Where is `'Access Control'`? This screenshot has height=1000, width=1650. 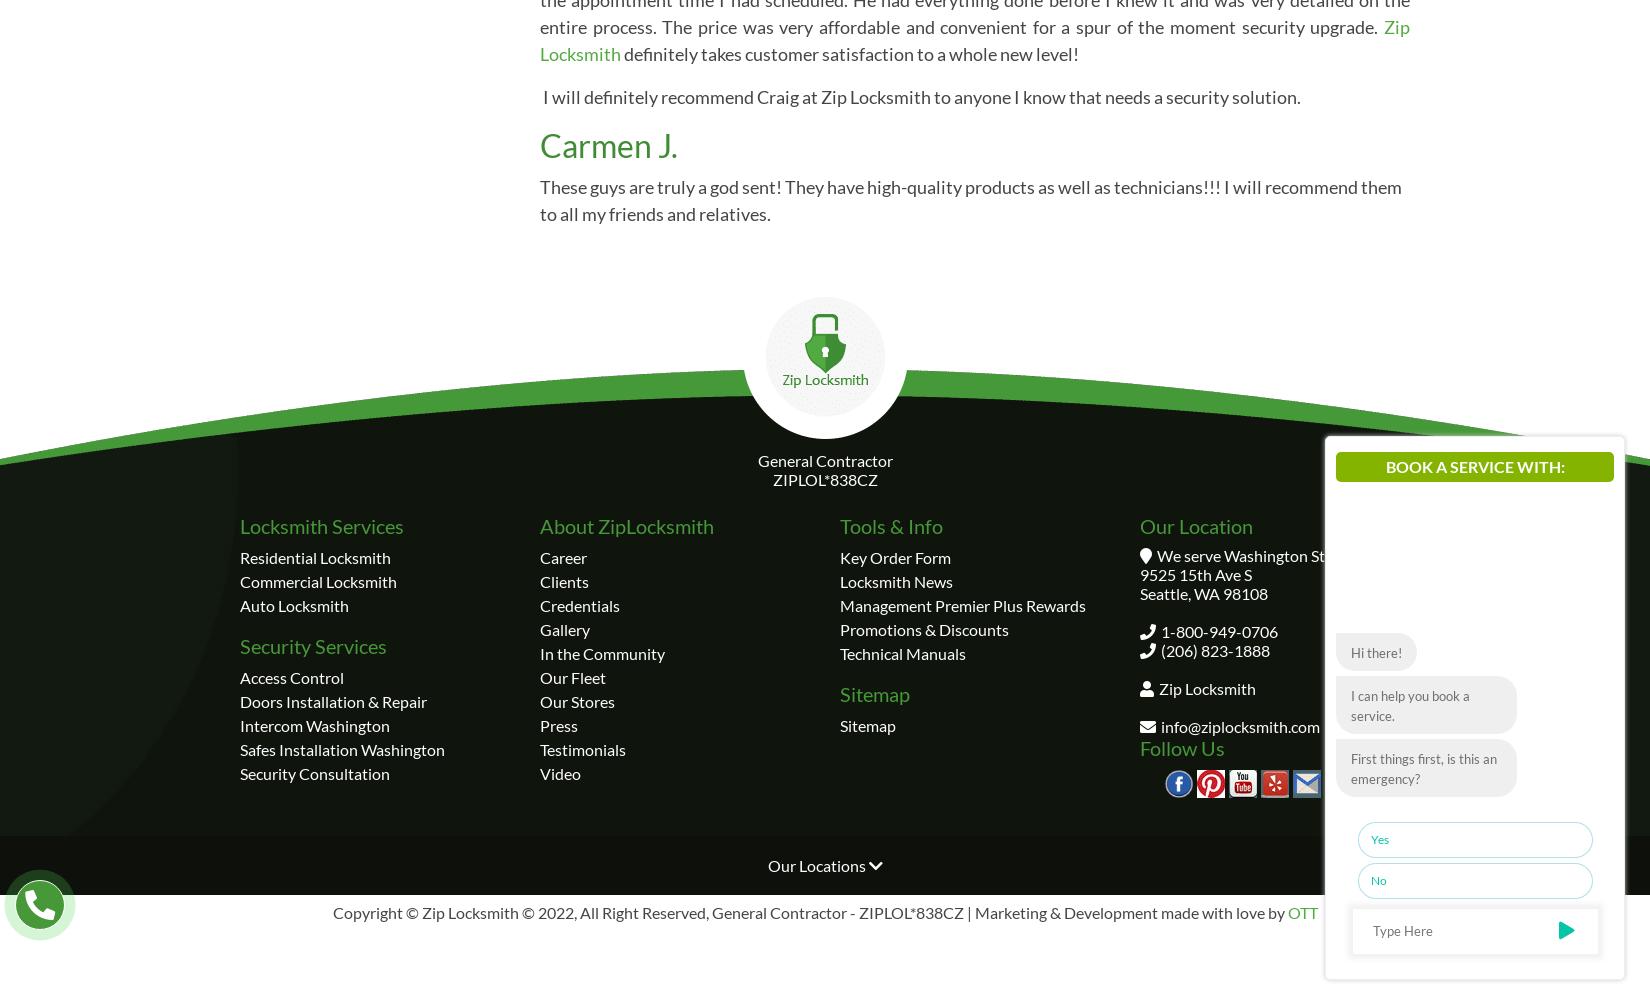
'Access Control' is located at coordinates (292, 676).